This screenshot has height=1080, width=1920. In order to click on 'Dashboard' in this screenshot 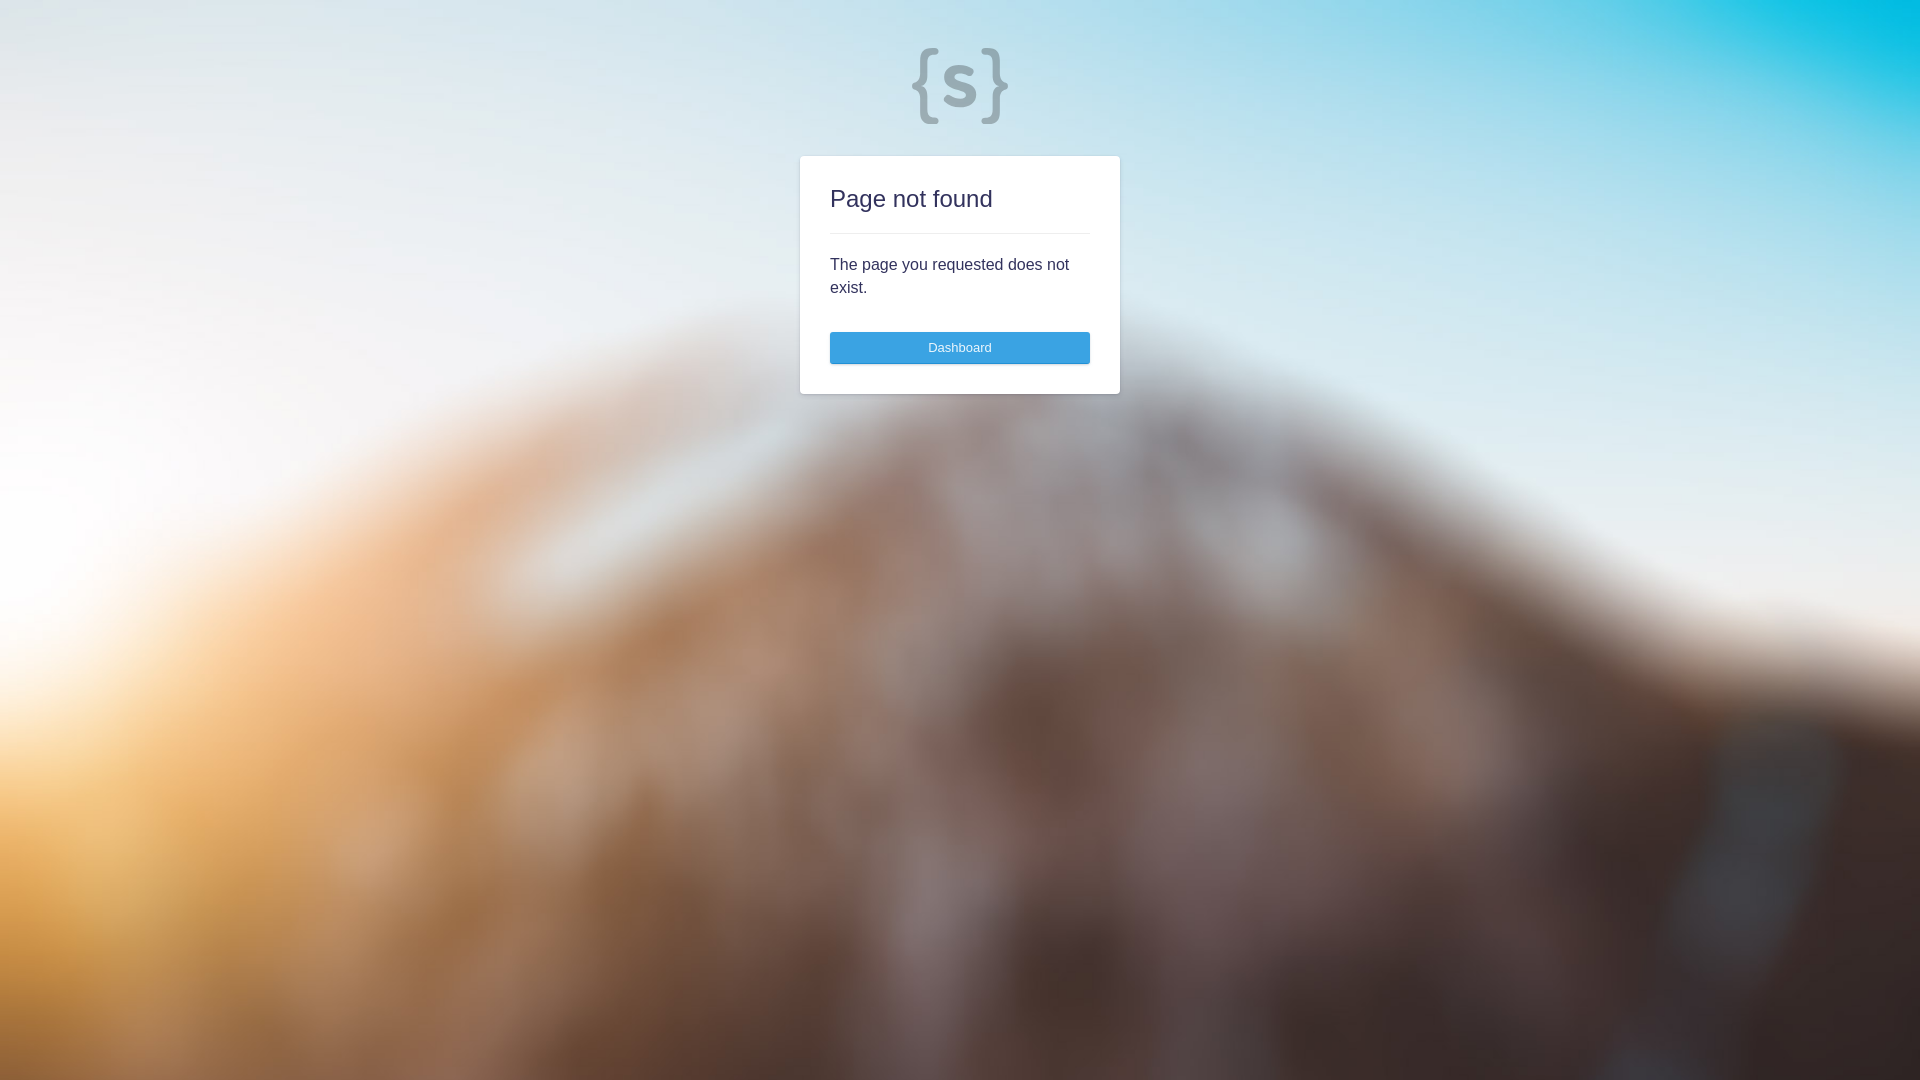, I will do `click(960, 346)`.